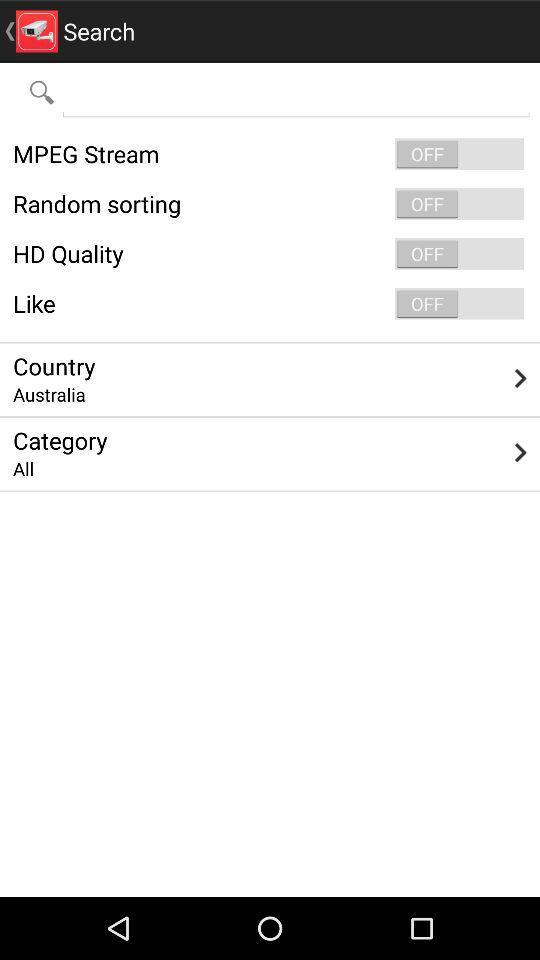 The height and width of the screenshot is (960, 540). What do you see at coordinates (270, 303) in the screenshot?
I see `item below hd quality item` at bounding box center [270, 303].